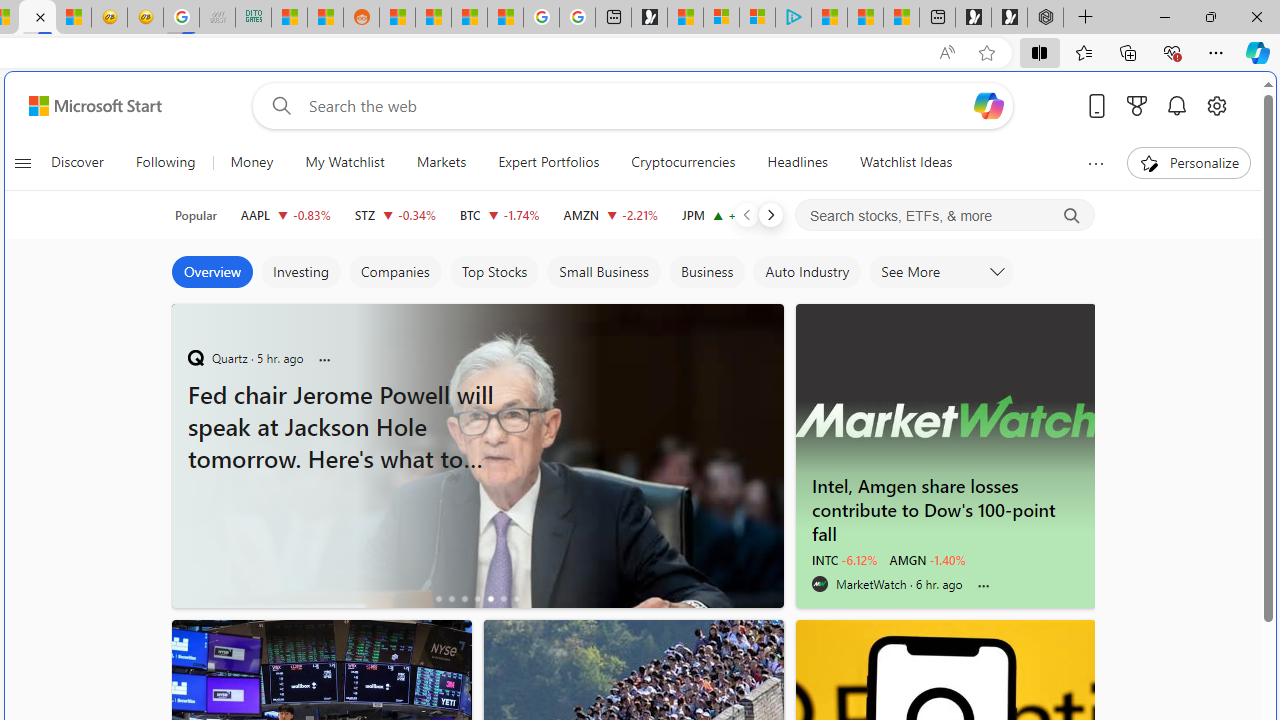 This screenshot has width=1280, height=720. I want to click on 'Watchlist Ideas', so click(905, 162).